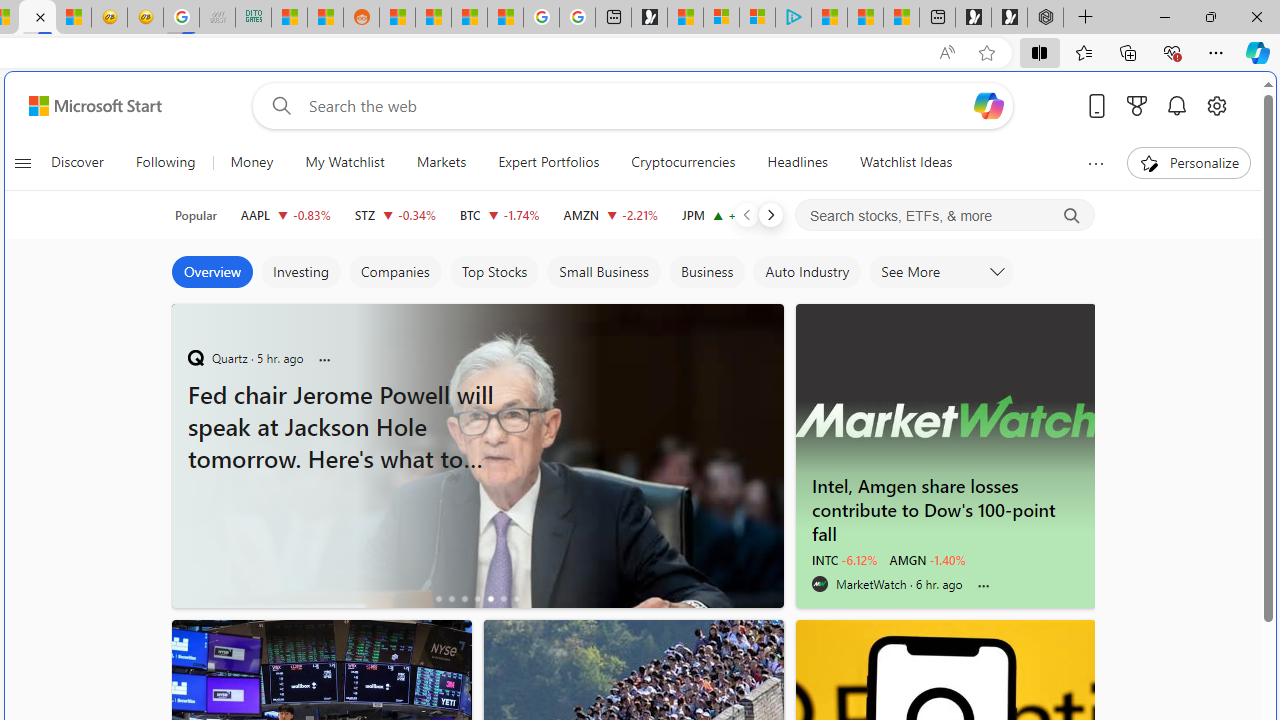 This screenshot has width=1280, height=720. I want to click on 'Watchlist Ideas', so click(905, 162).